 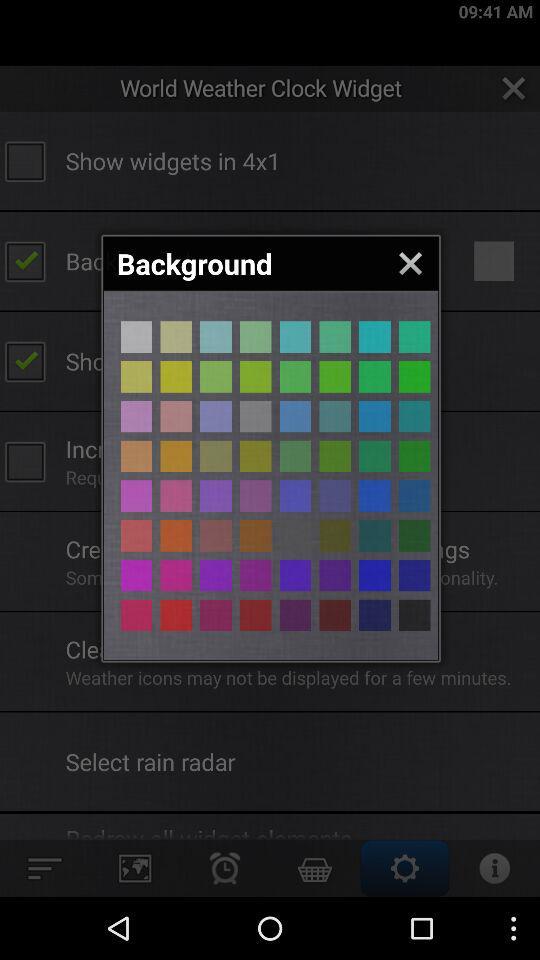 I want to click on background color, so click(x=374, y=456).